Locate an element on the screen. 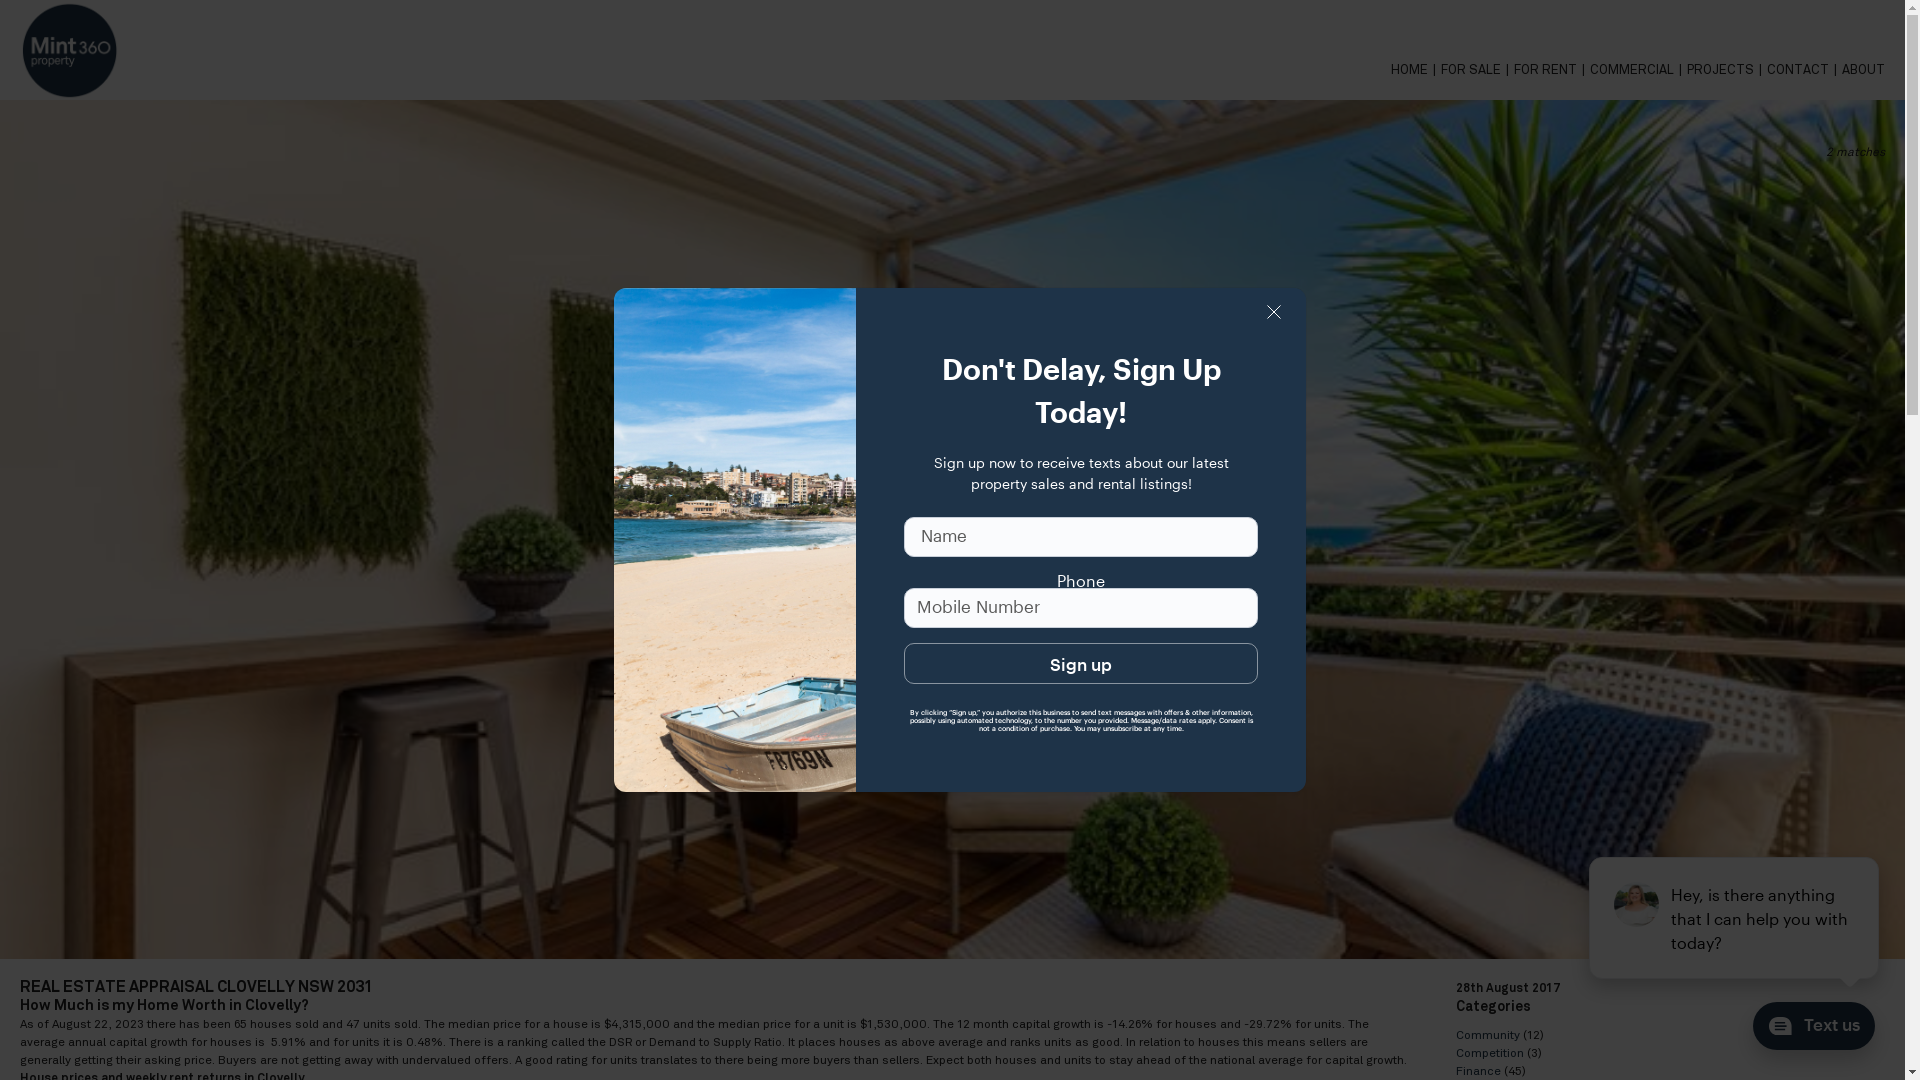 The height and width of the screenshot is (1080, 1920). 'Mint360property - ' is located at coordinates (69, 49).